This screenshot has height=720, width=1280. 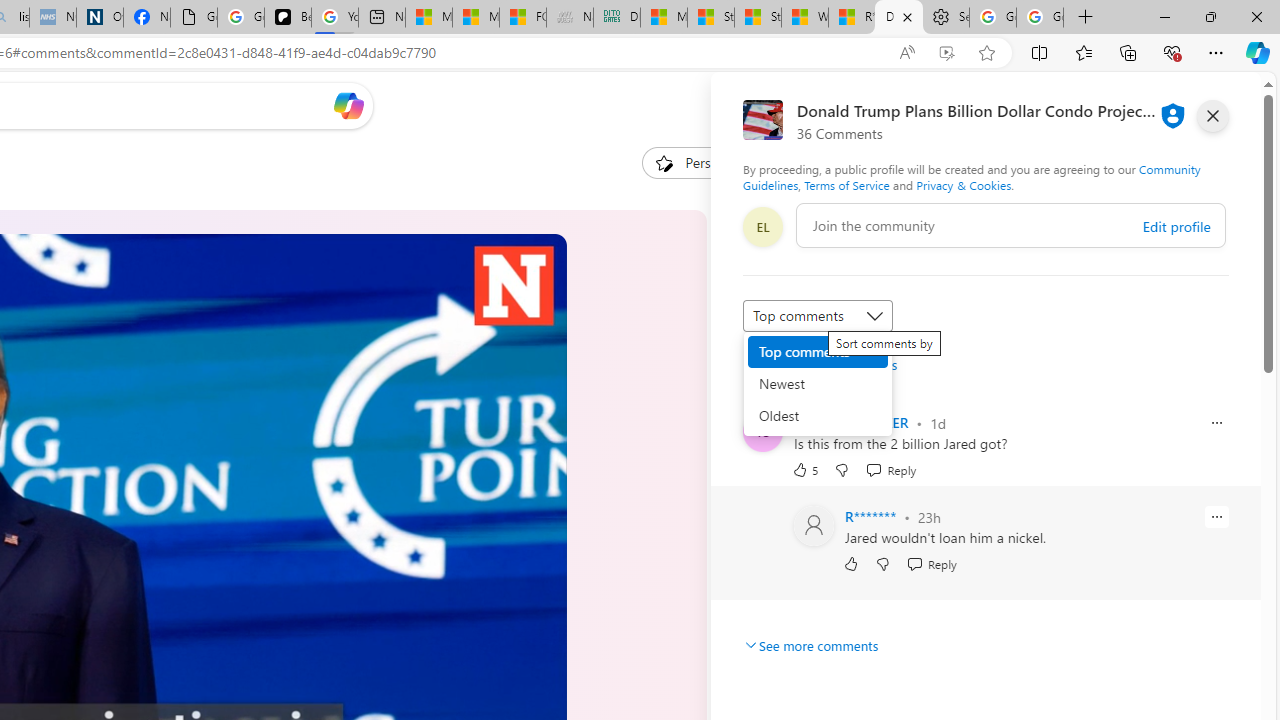 What do you see at coordinates (881, 564) in the screenshot?
I see `'Dislike'` at bounding box center [881, 564].